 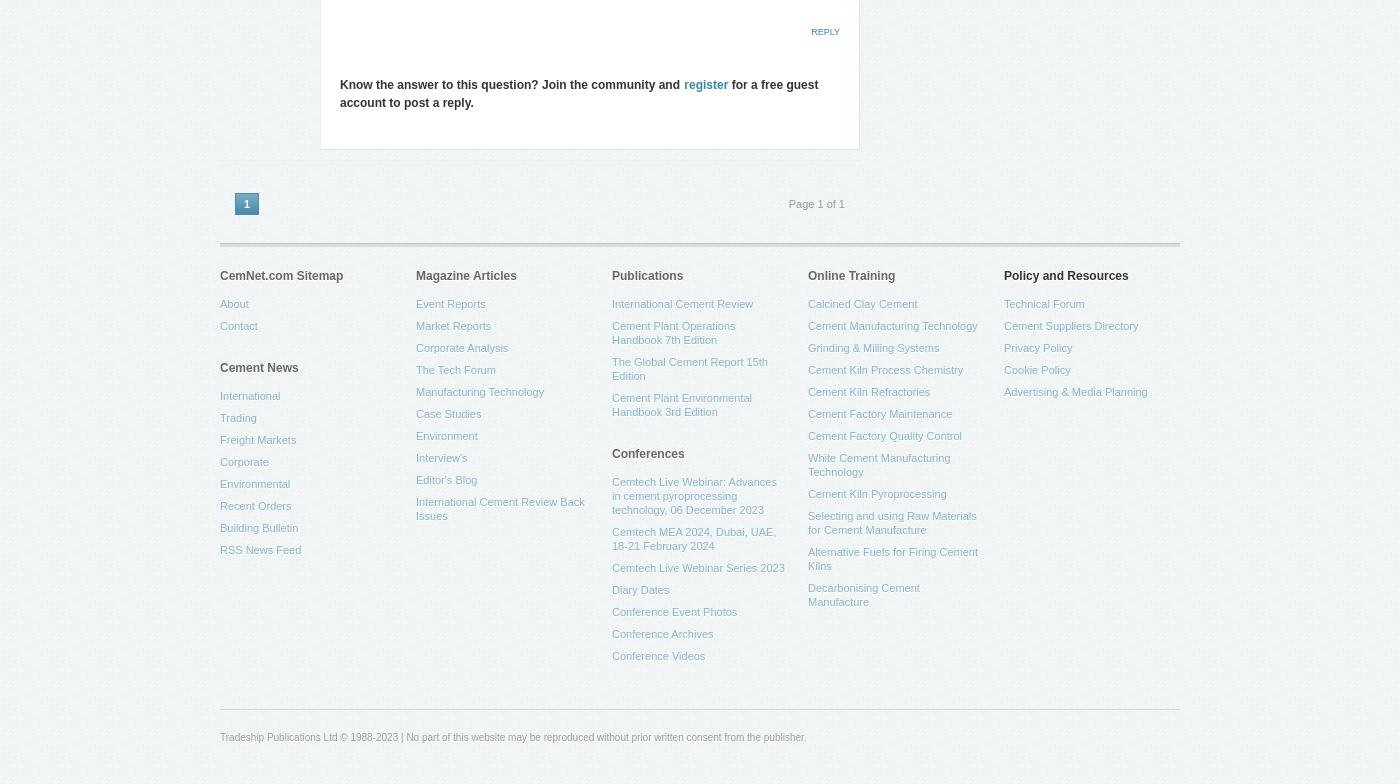 I want to click on 'Cement Plant Operations Handbook 7th Edition', so click(x=673, y=332).